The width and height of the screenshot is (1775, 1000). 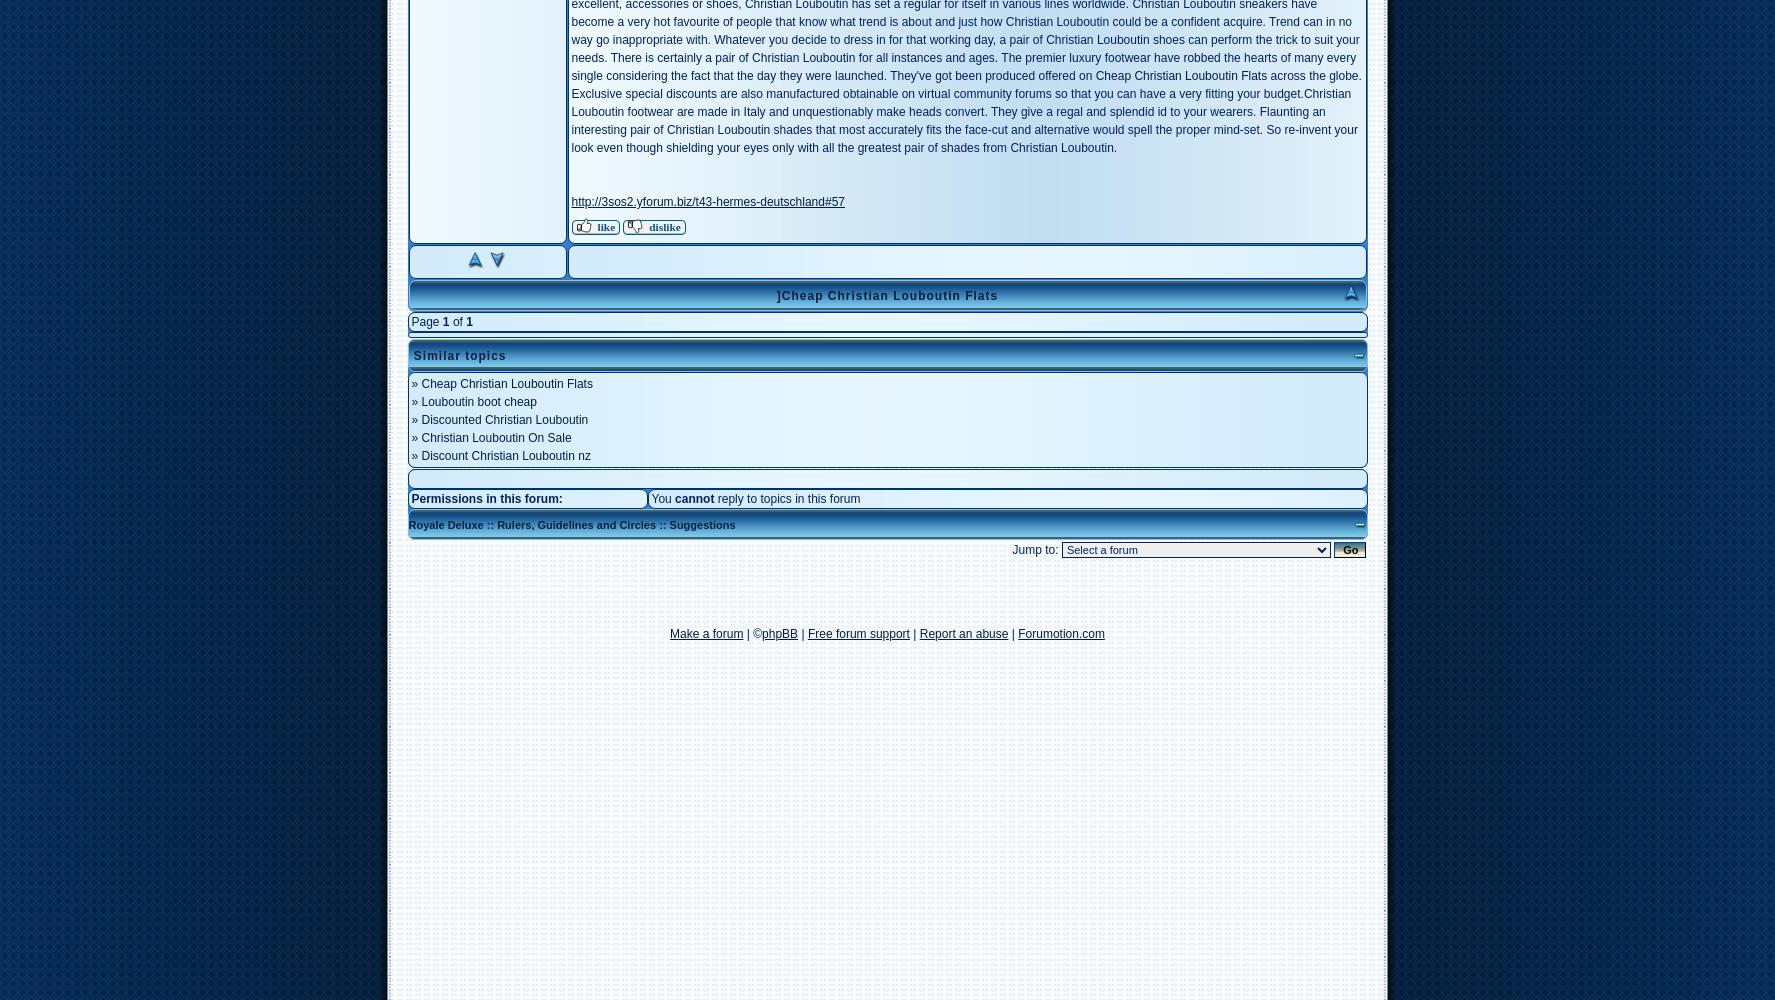 What do you see at coordinates (426, 321) in the screenshot?
I see `'Page'` at bounding box center [426, 321].